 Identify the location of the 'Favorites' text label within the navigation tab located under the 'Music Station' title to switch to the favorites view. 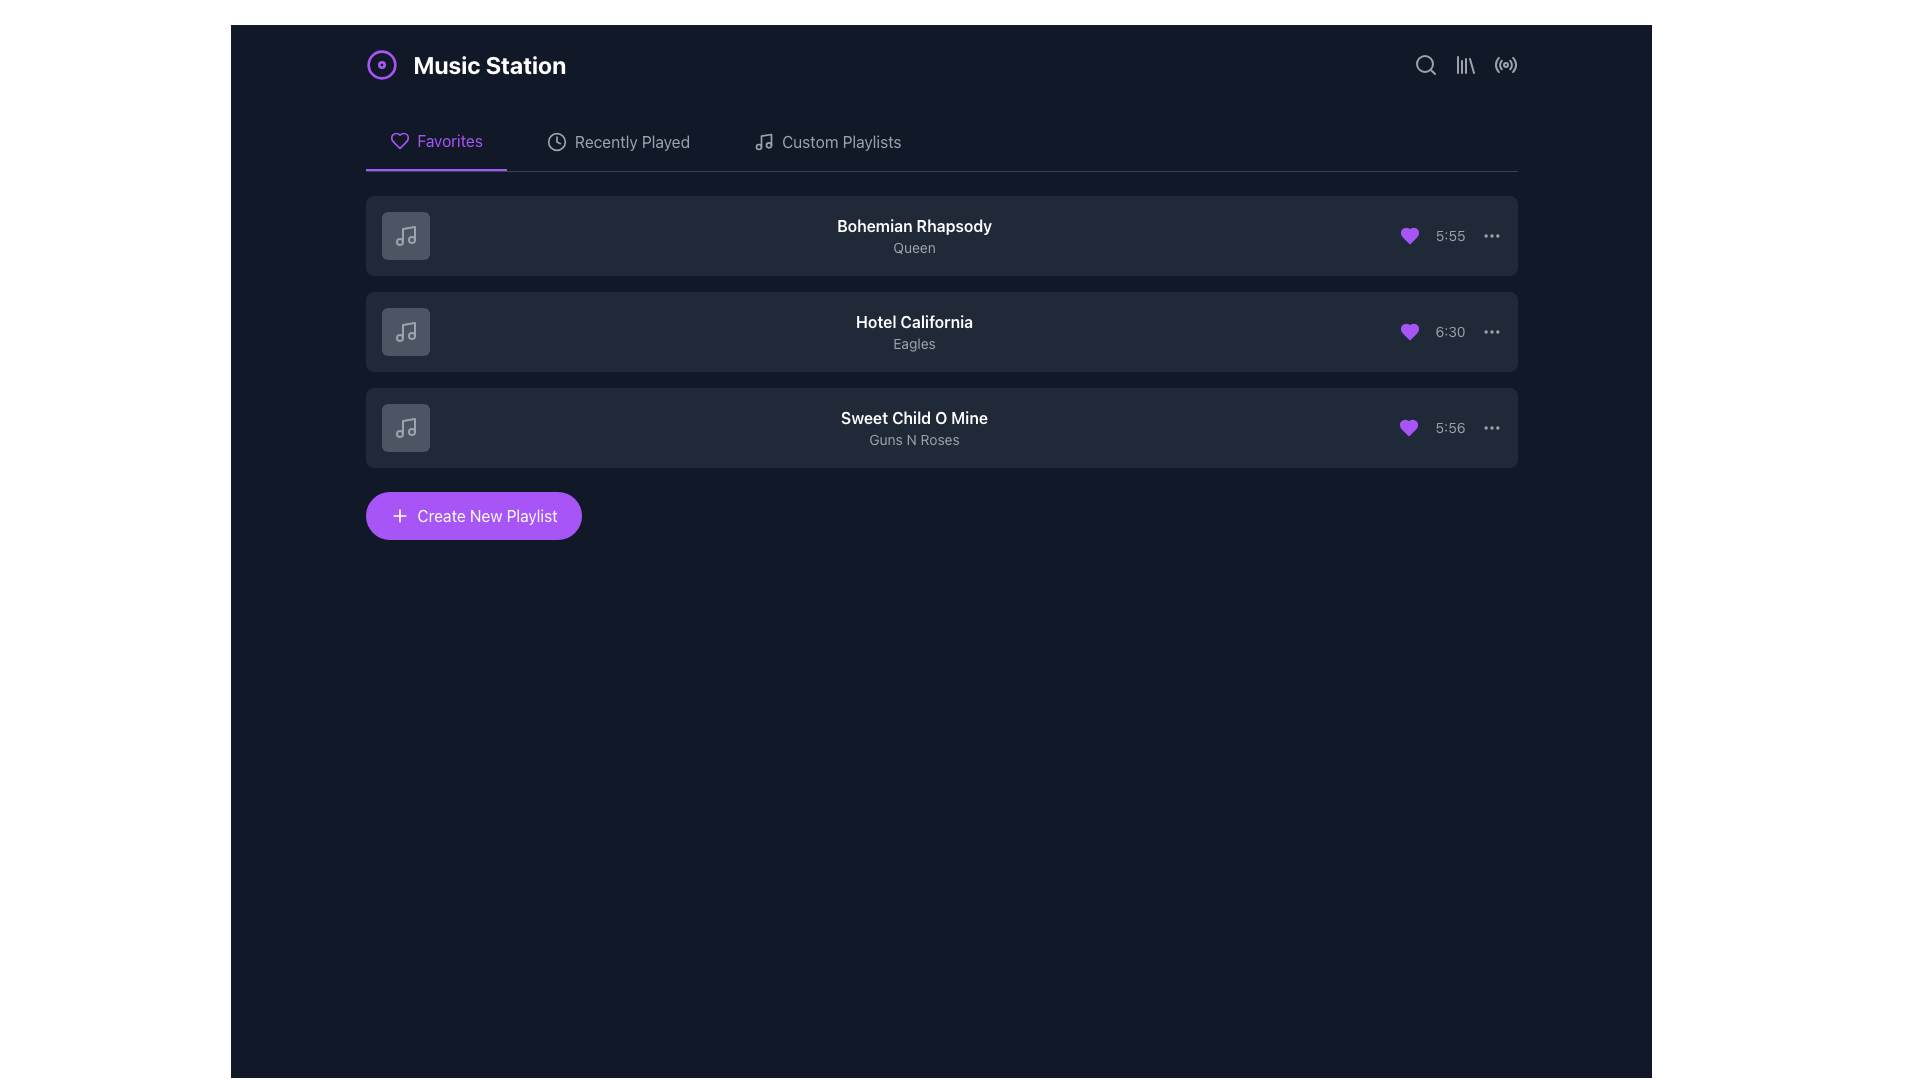
(449, 140).